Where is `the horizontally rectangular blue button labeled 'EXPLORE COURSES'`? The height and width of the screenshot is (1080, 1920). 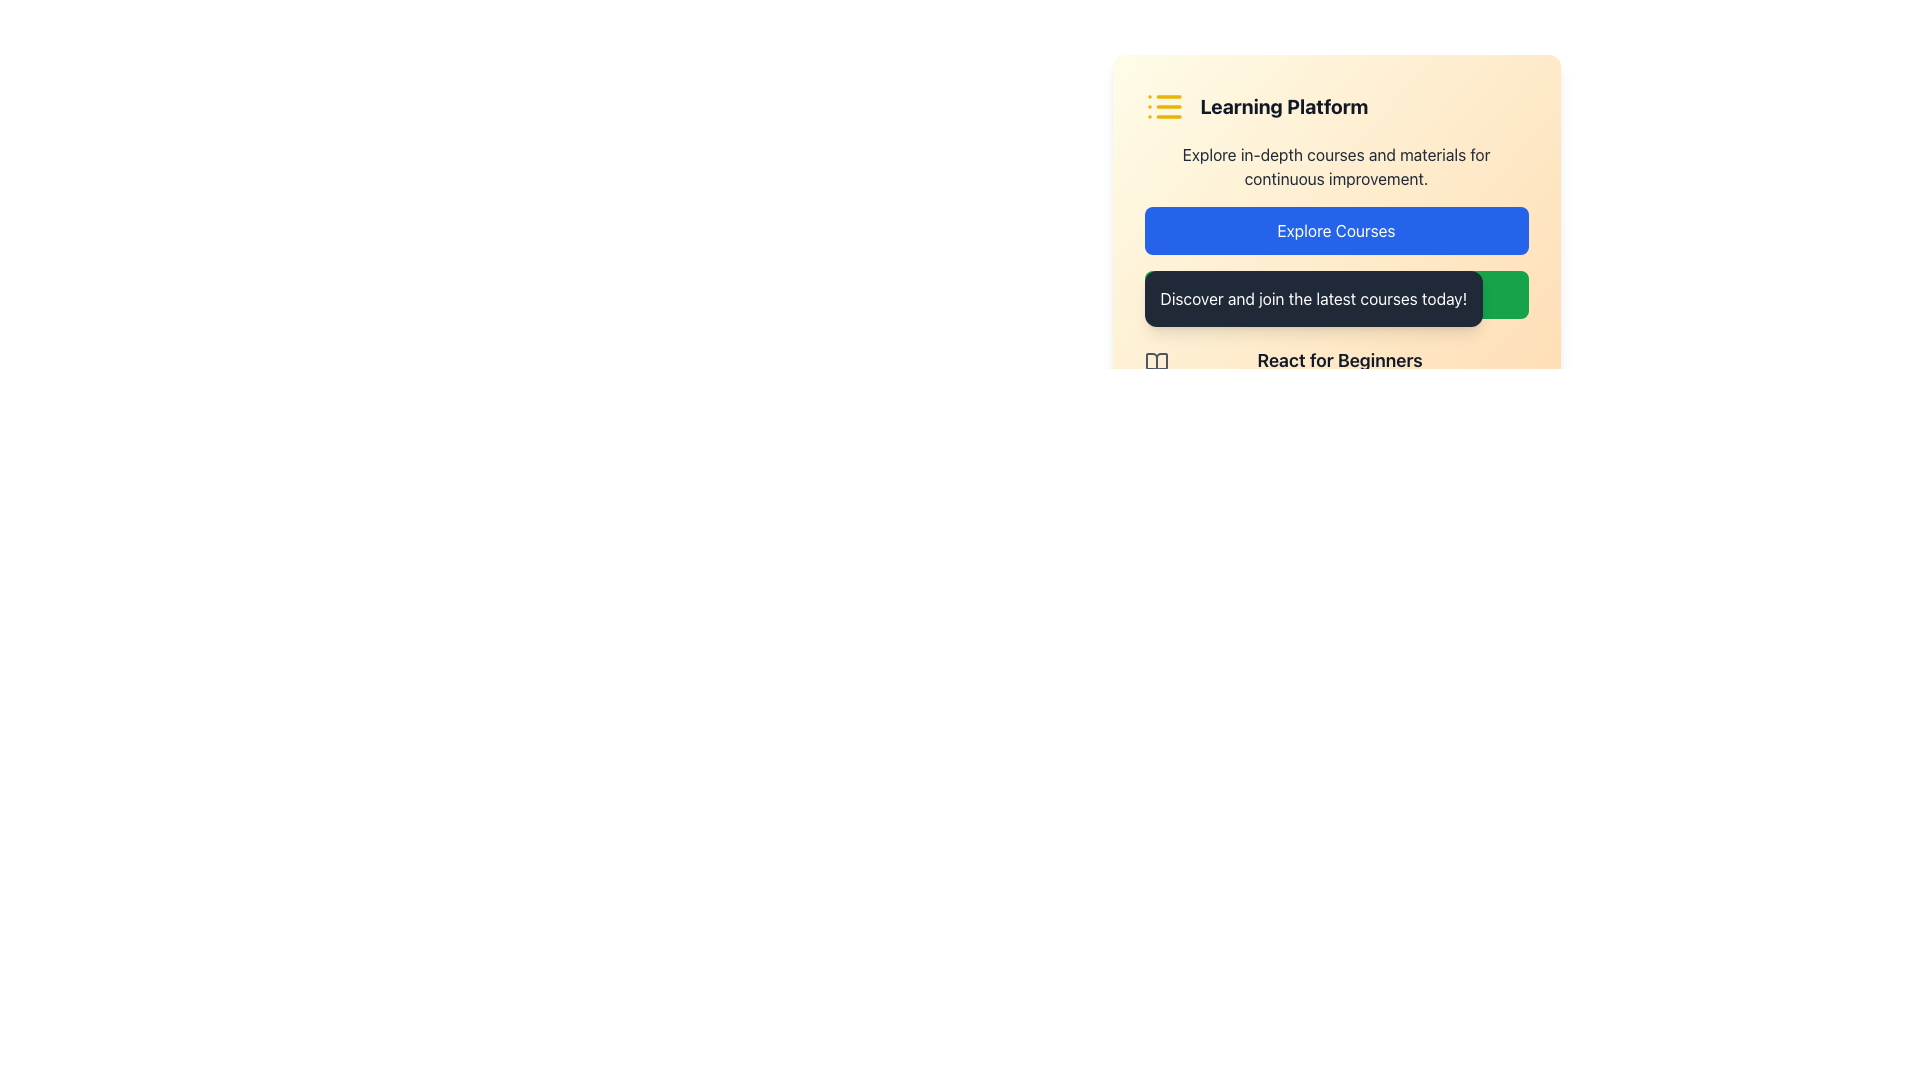
the horizontally rectangular blue button labeled 'EXPLORE COURSES' is located at coordinates (1336, 230).